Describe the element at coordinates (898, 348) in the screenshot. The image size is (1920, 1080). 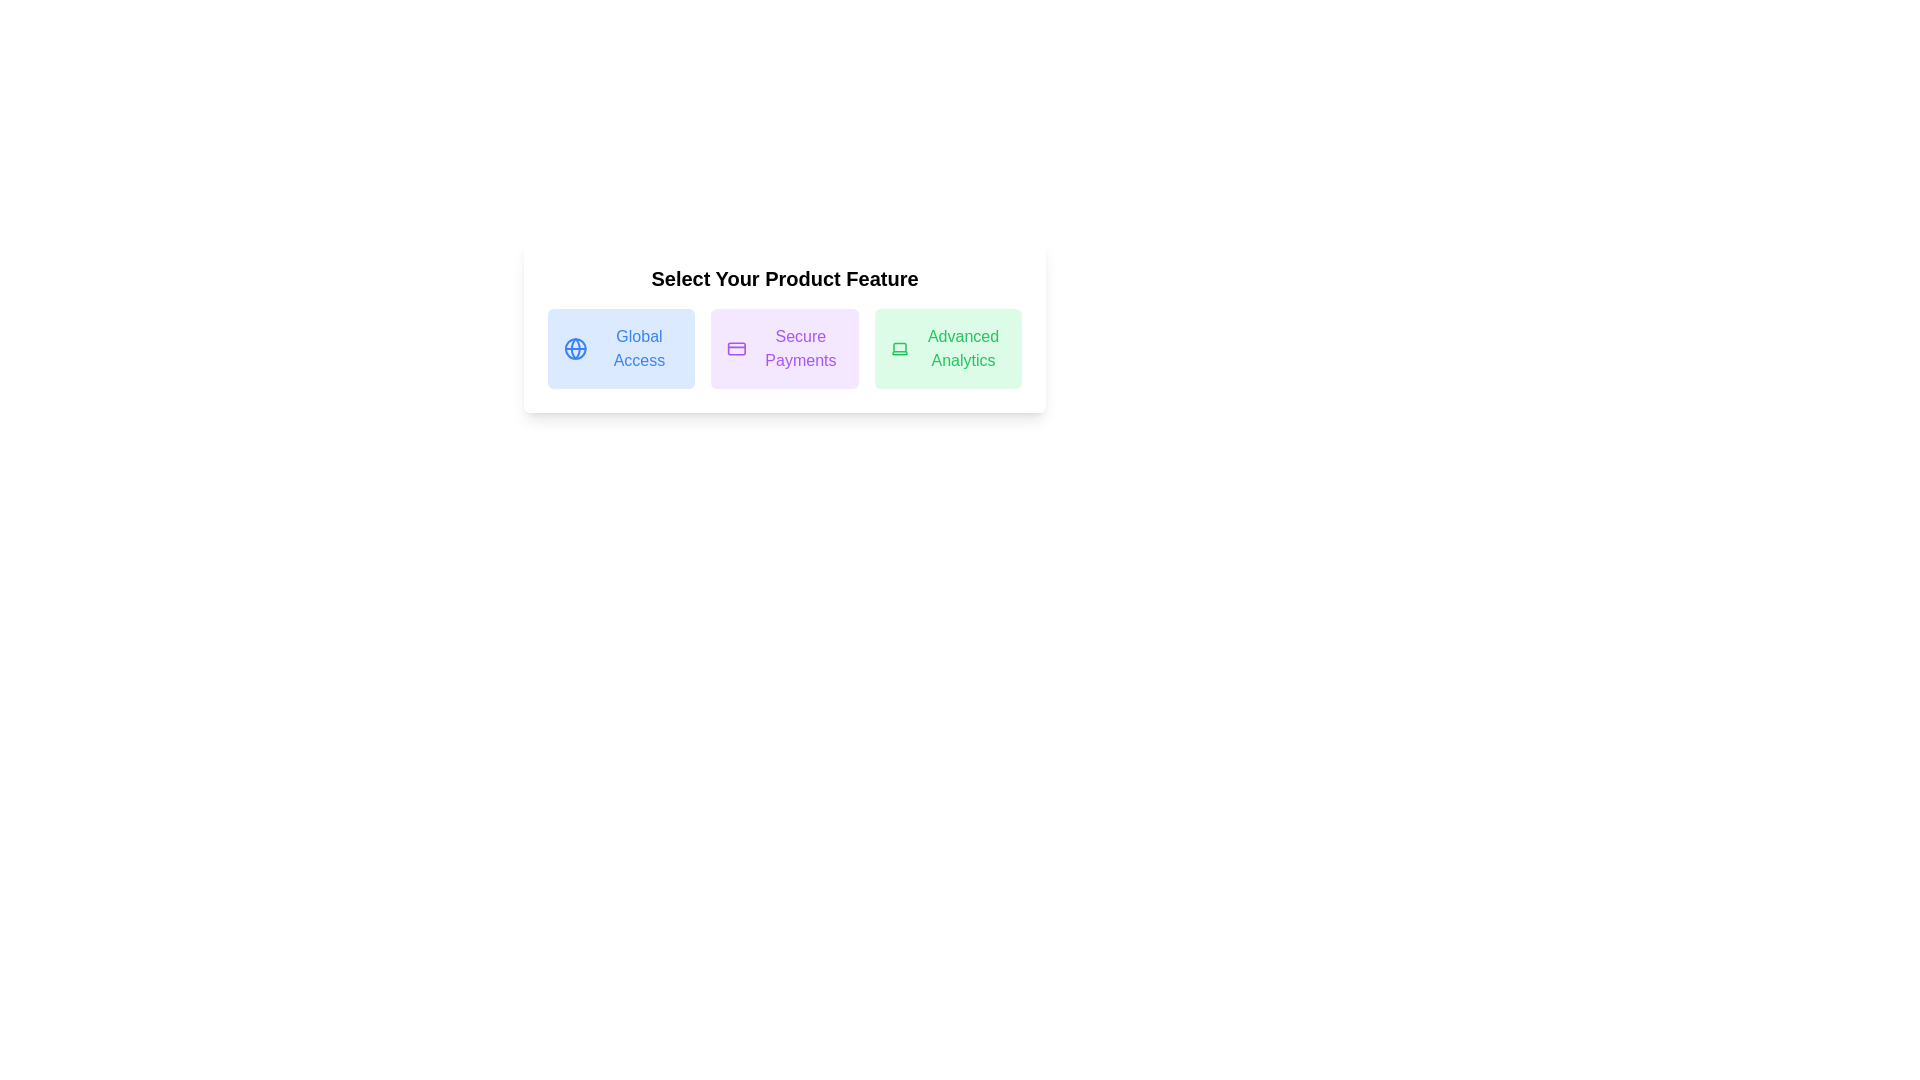
I see `the laptop-shaped icon inside the green box labeled 'Advanced Analytics'` at that location.